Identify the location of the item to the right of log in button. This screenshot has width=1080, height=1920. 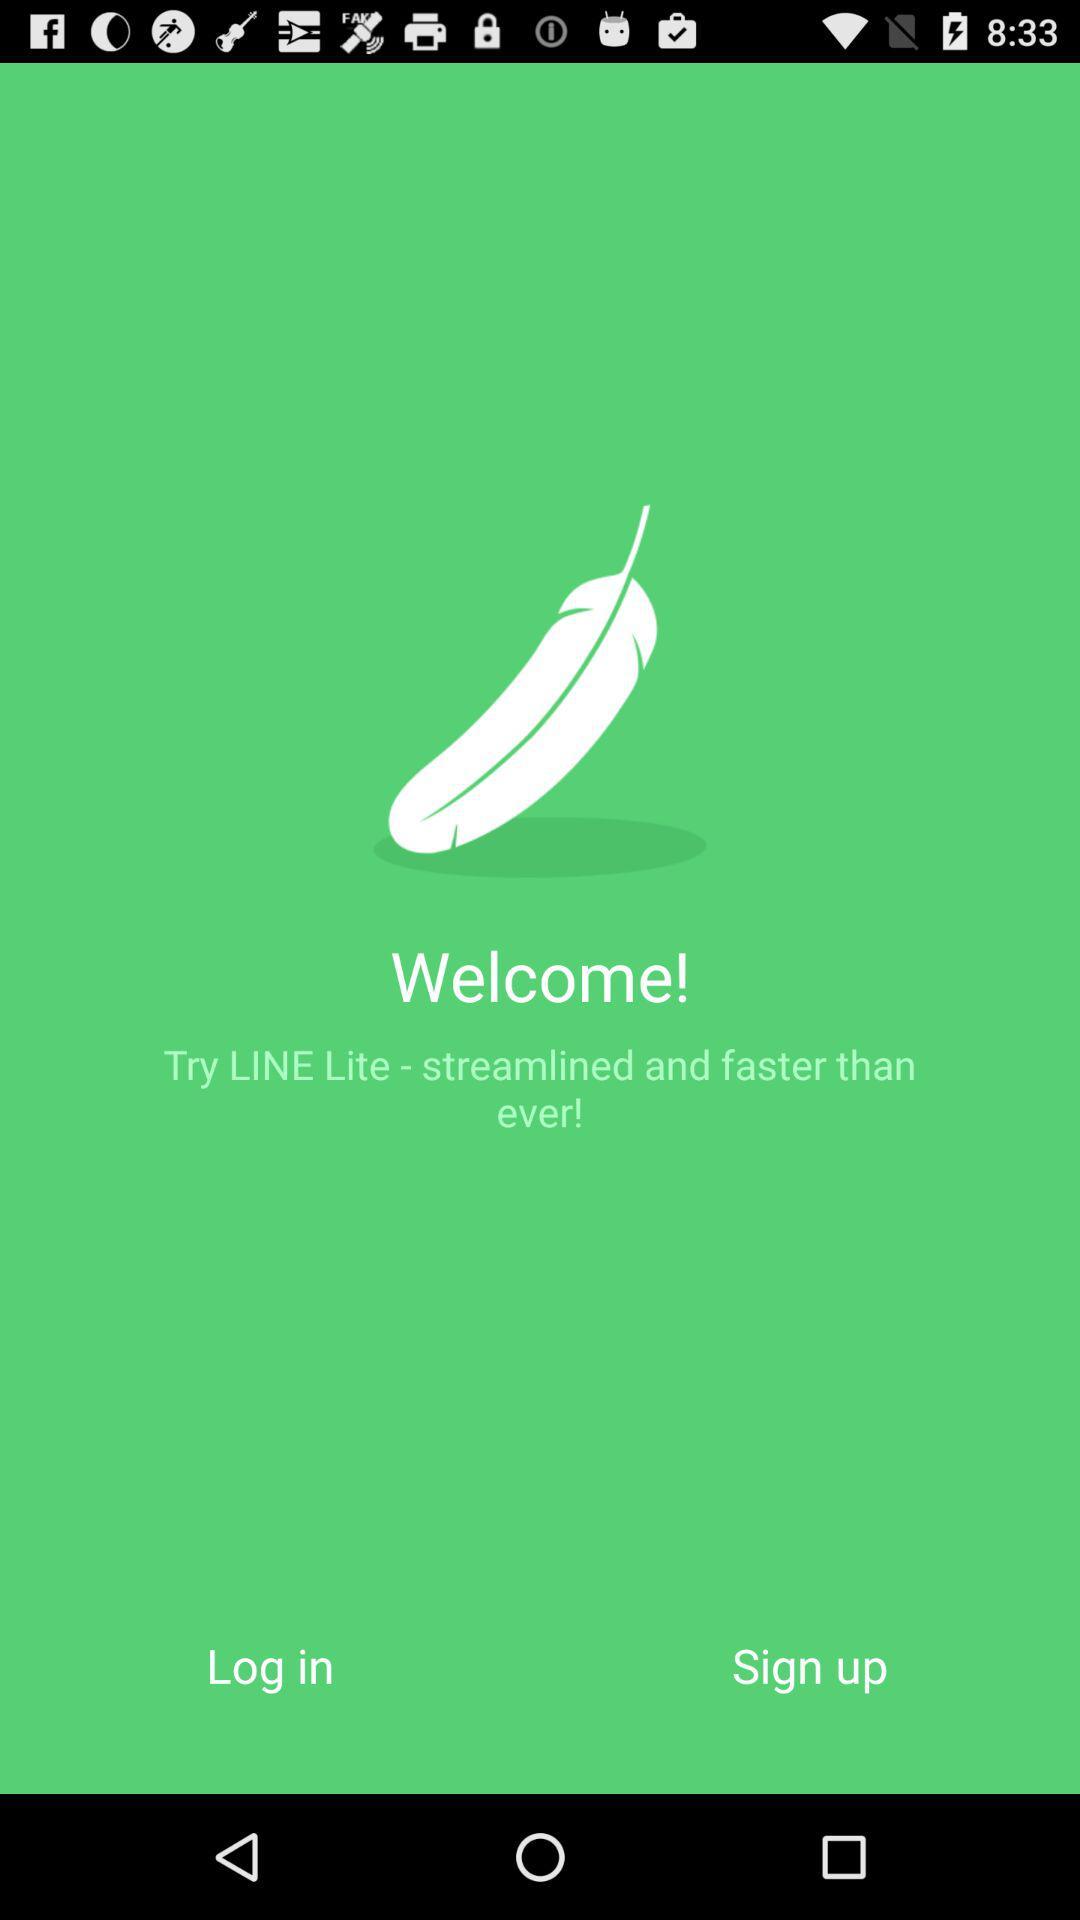
(810, 1665).